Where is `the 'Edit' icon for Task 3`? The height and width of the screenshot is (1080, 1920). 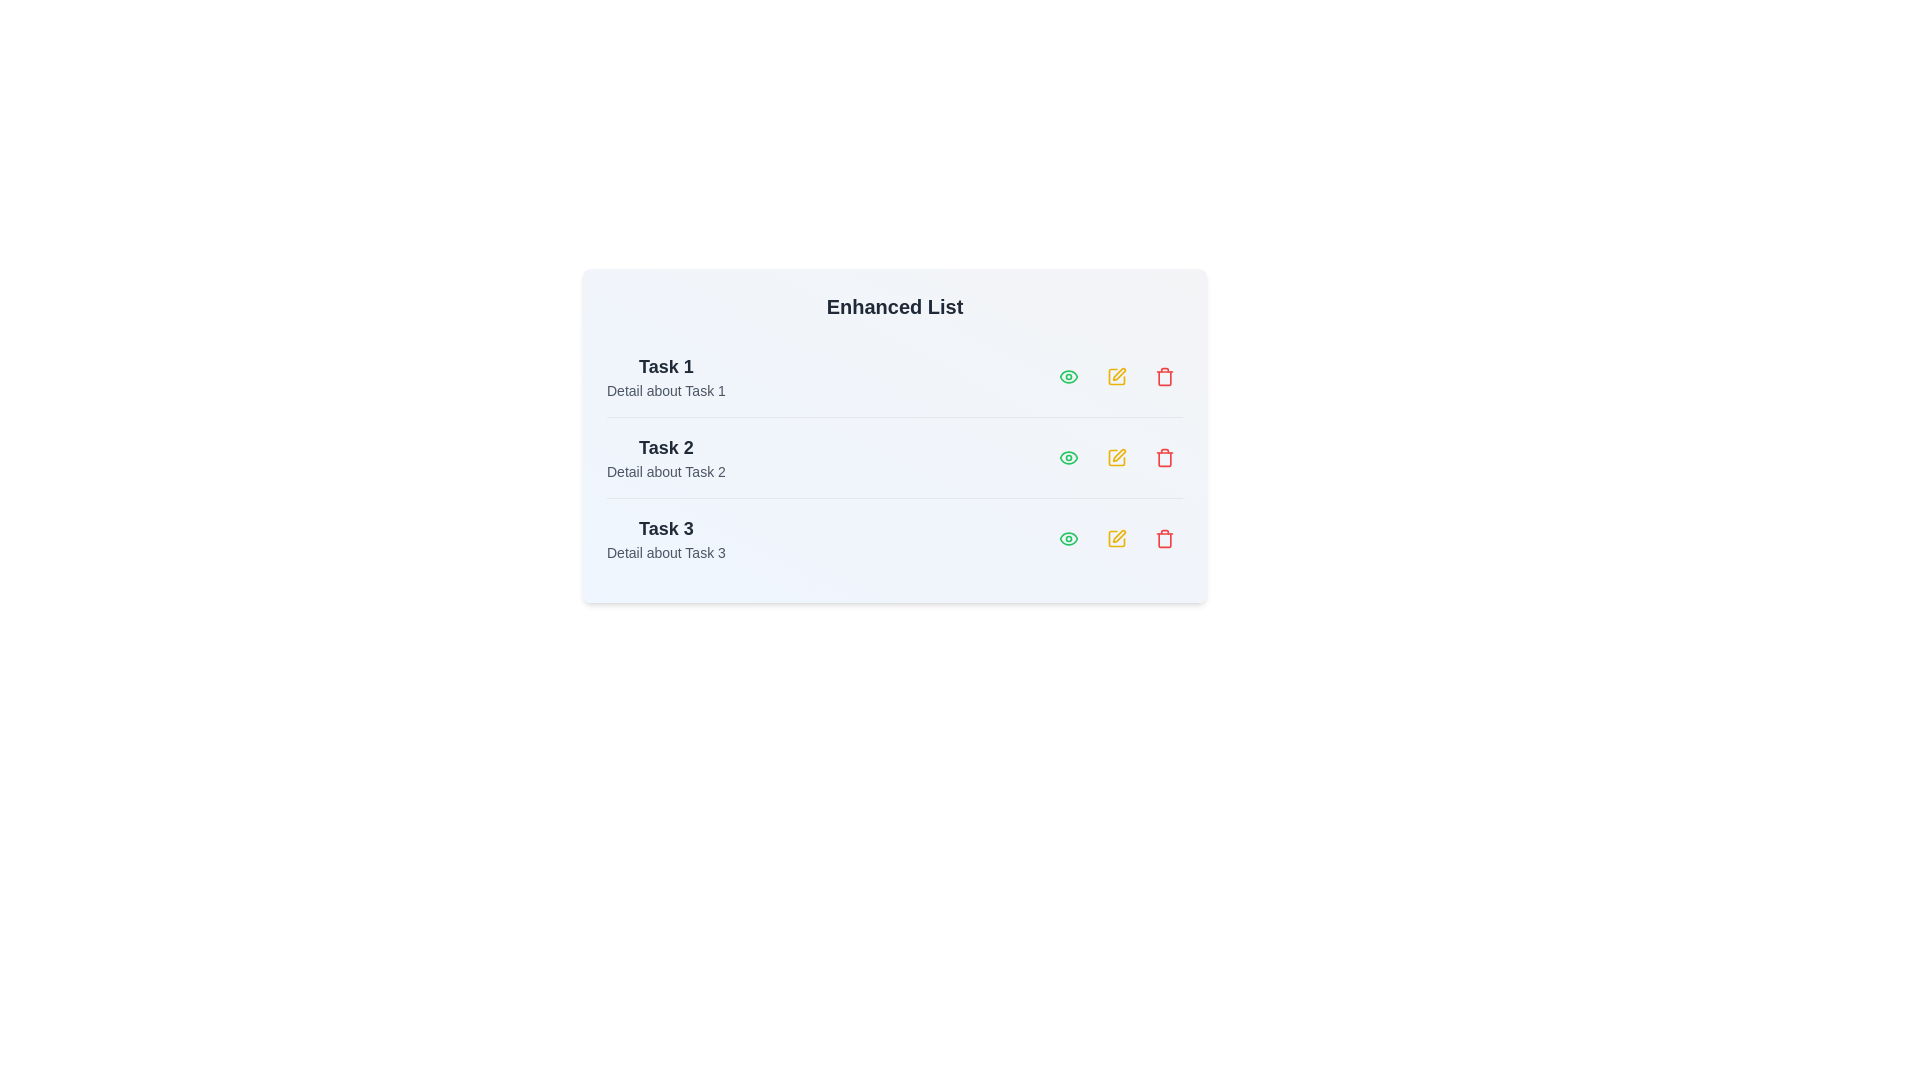
the 'Edit' icon for Task 3 is located at coordinates (1116, 538).